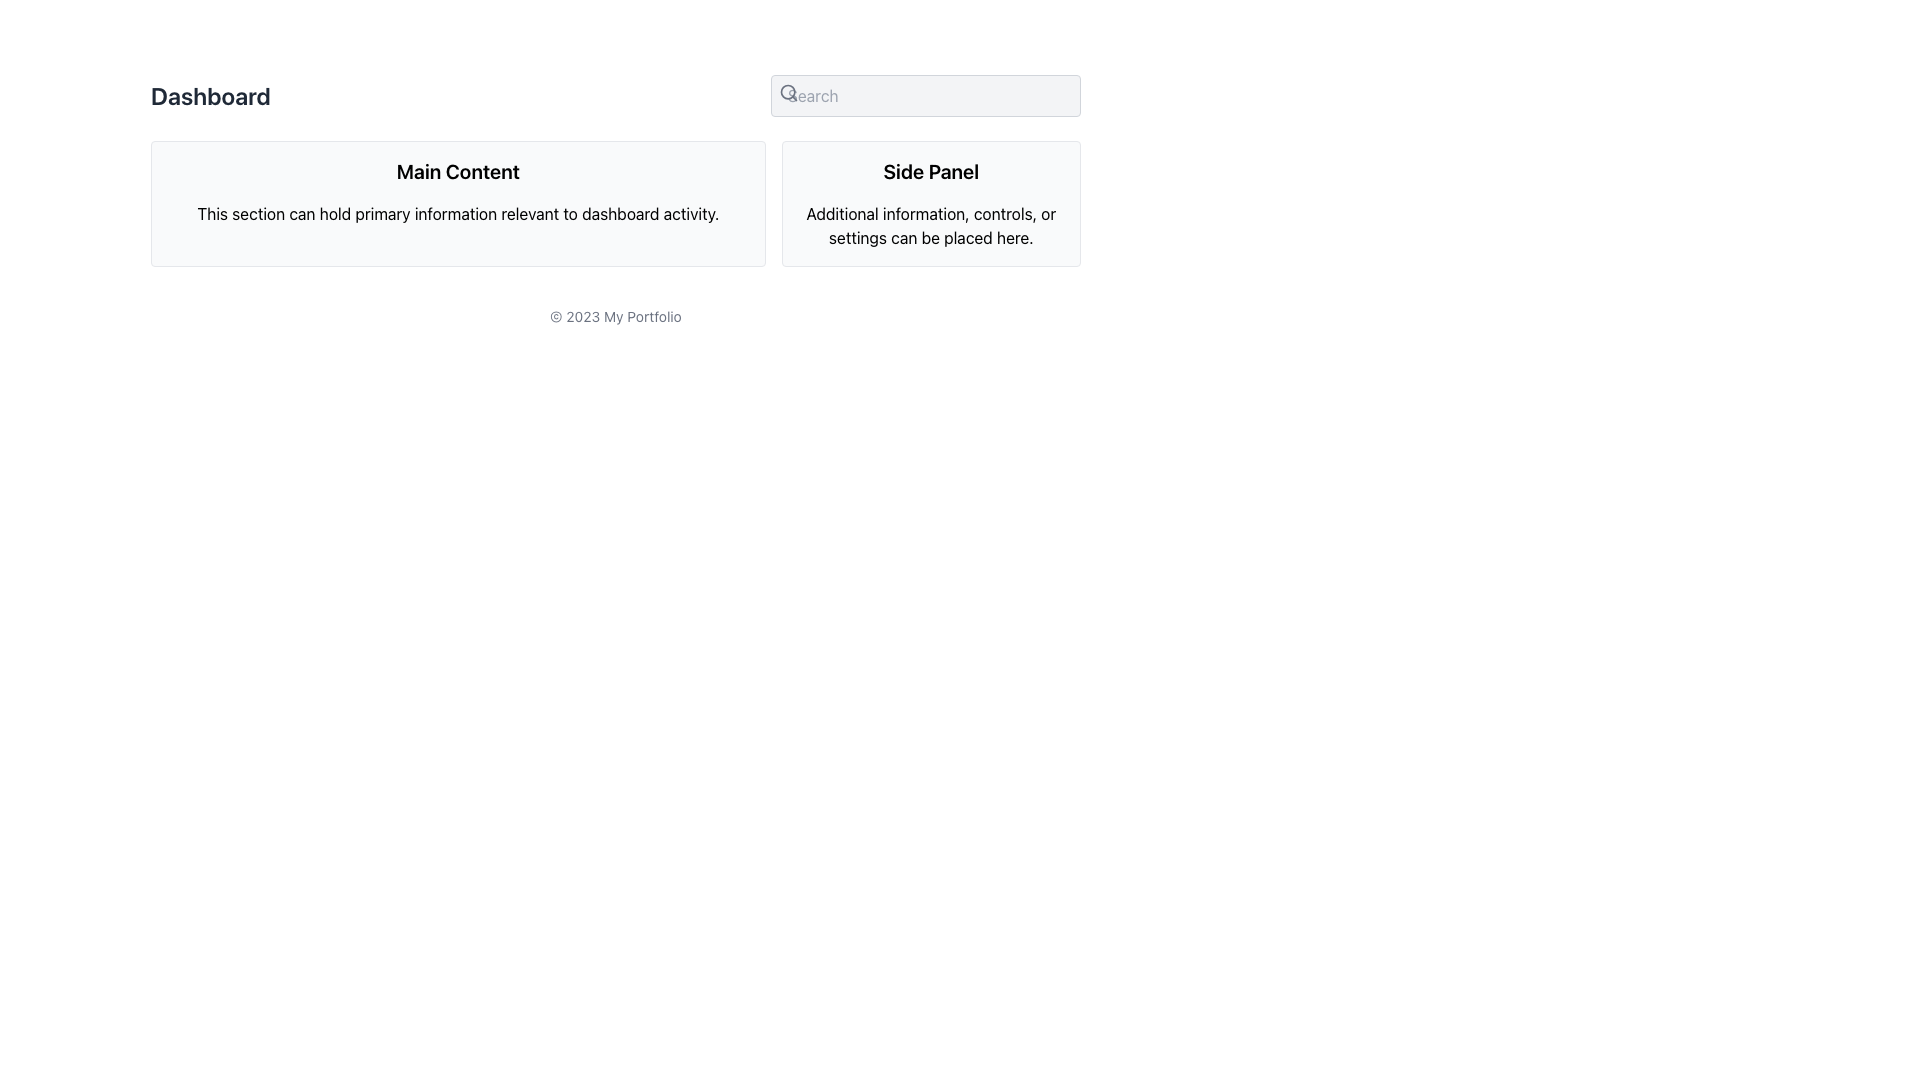  I want to click on text content located below the title 'Side Panel' in the rightmost column of the interface, specifically the text 'Additional information, controls, or settings can be placed here.', so click(930, 225).